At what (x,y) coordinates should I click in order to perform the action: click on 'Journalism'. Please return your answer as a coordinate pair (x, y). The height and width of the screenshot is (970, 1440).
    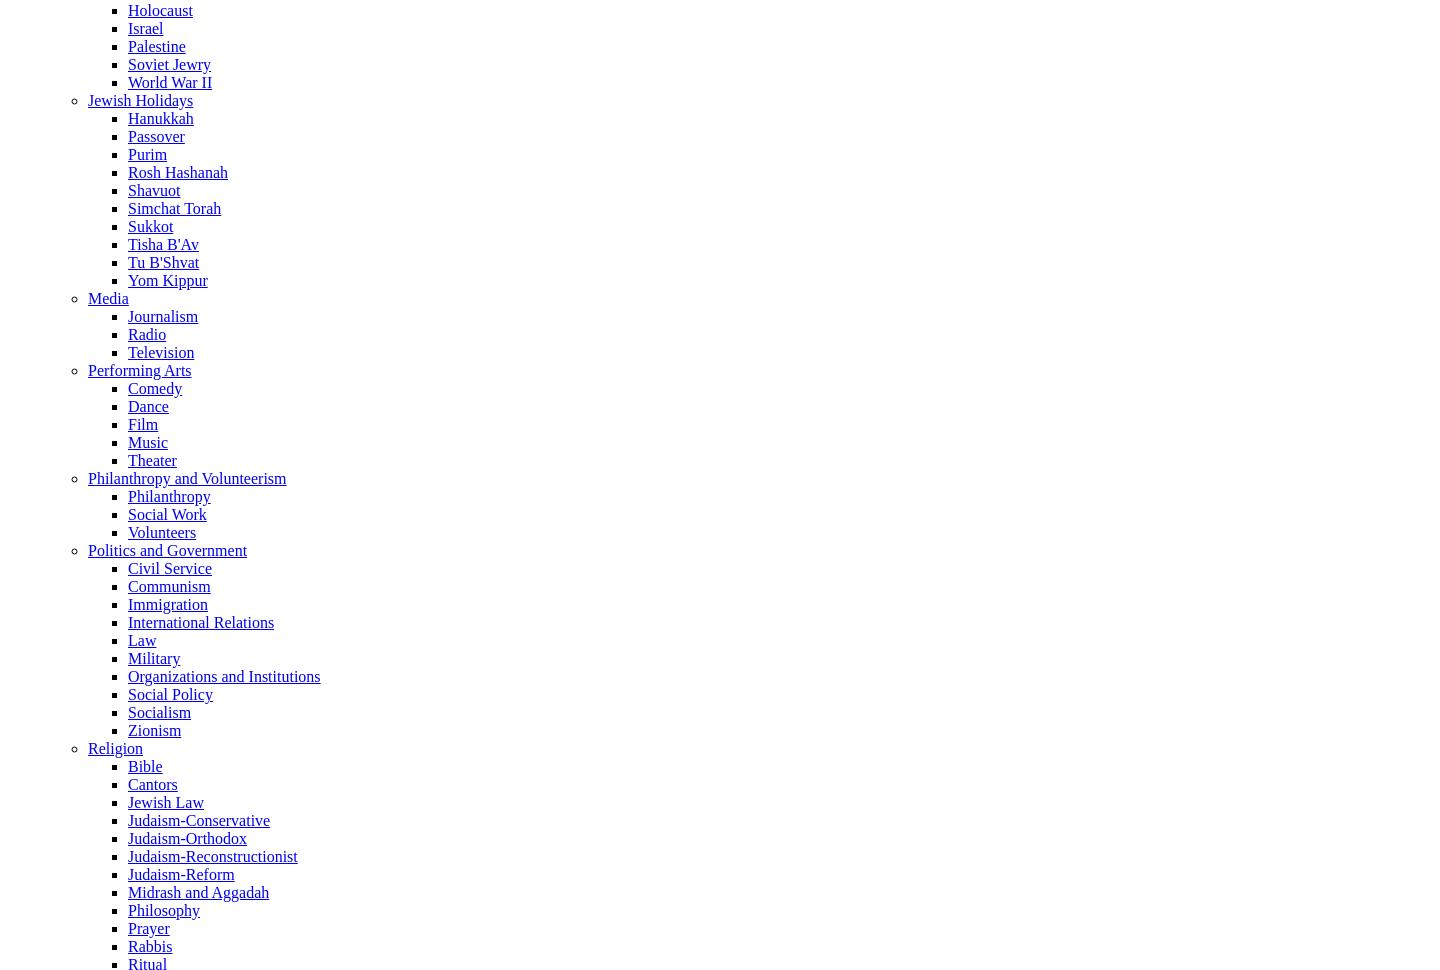
    Looking at the image, I should click on (127, 315).